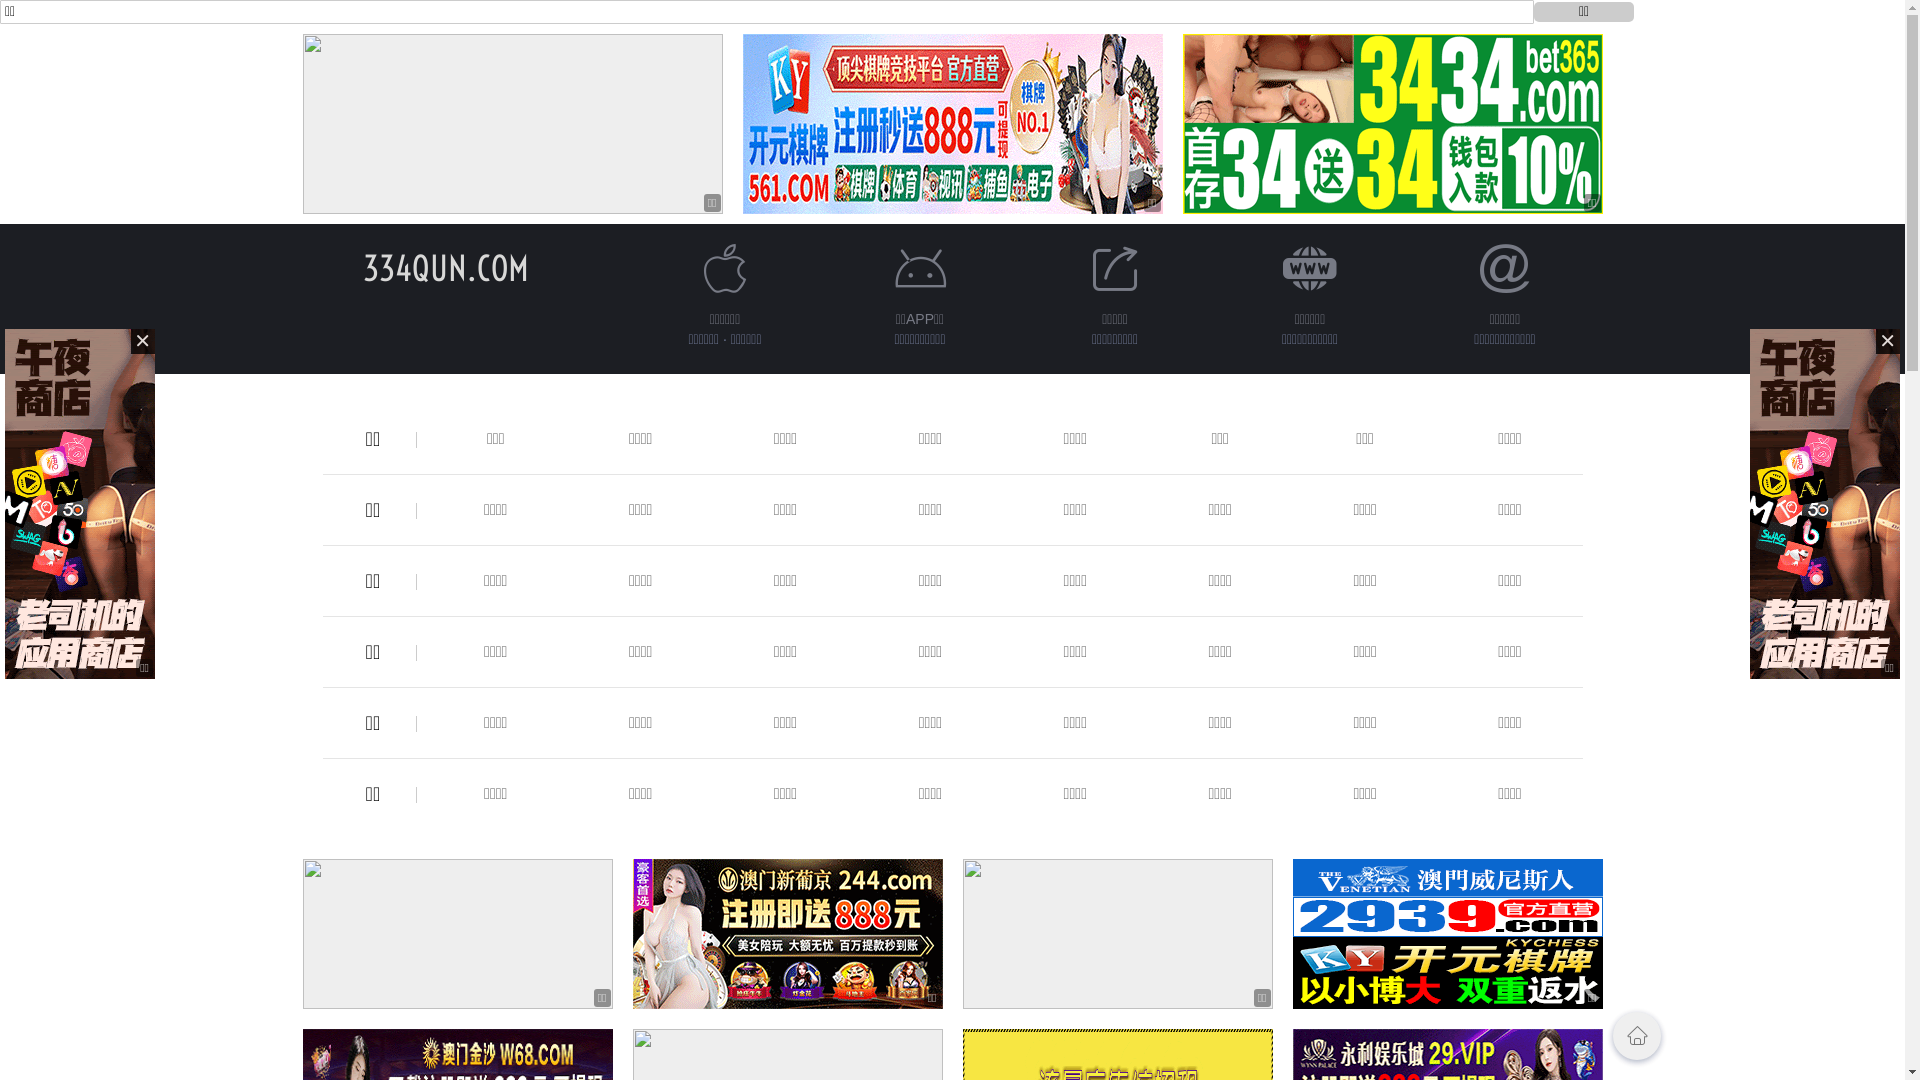  Describe the element at coordinates (444, 267) in the screenshot. I see `'334QUN.COM'` at that location.